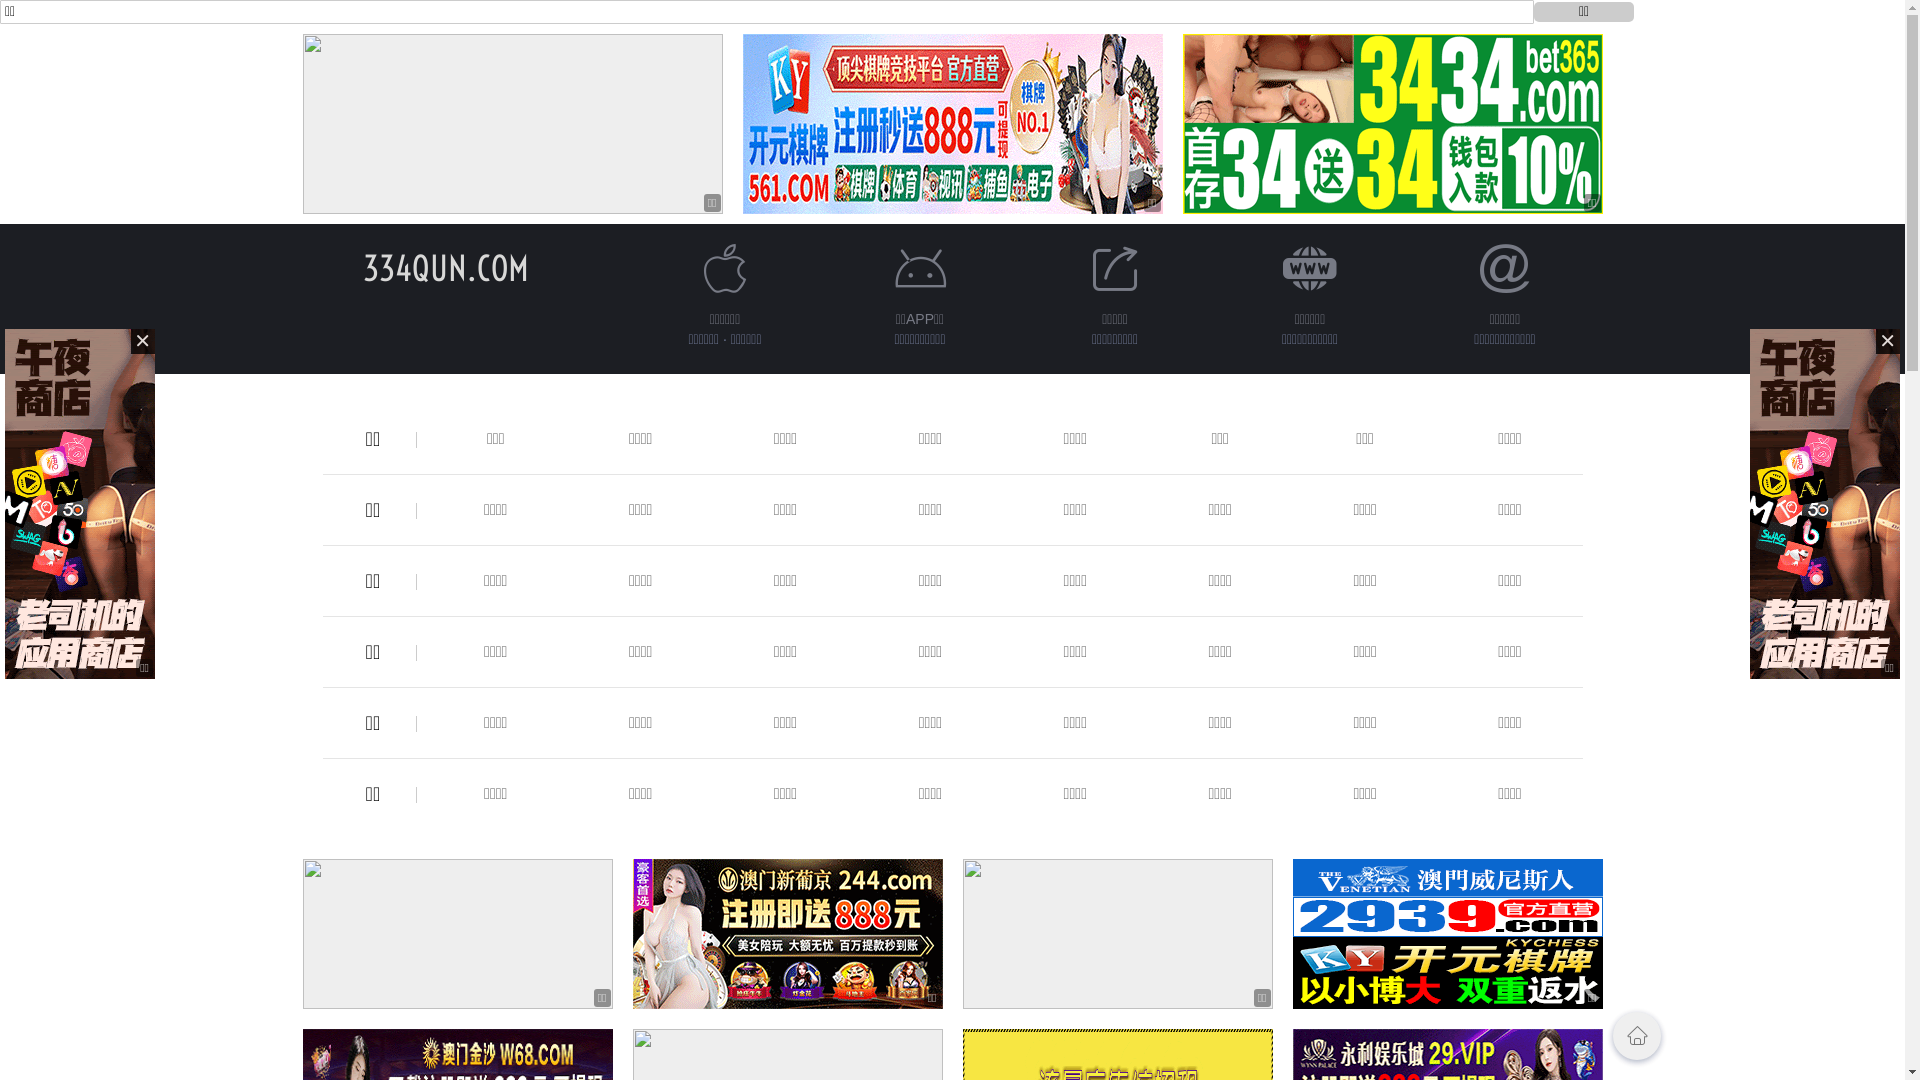  Describe the element at coordinates (444, 267) in the screenshot. I see `'334QUN.COM'` at that location.